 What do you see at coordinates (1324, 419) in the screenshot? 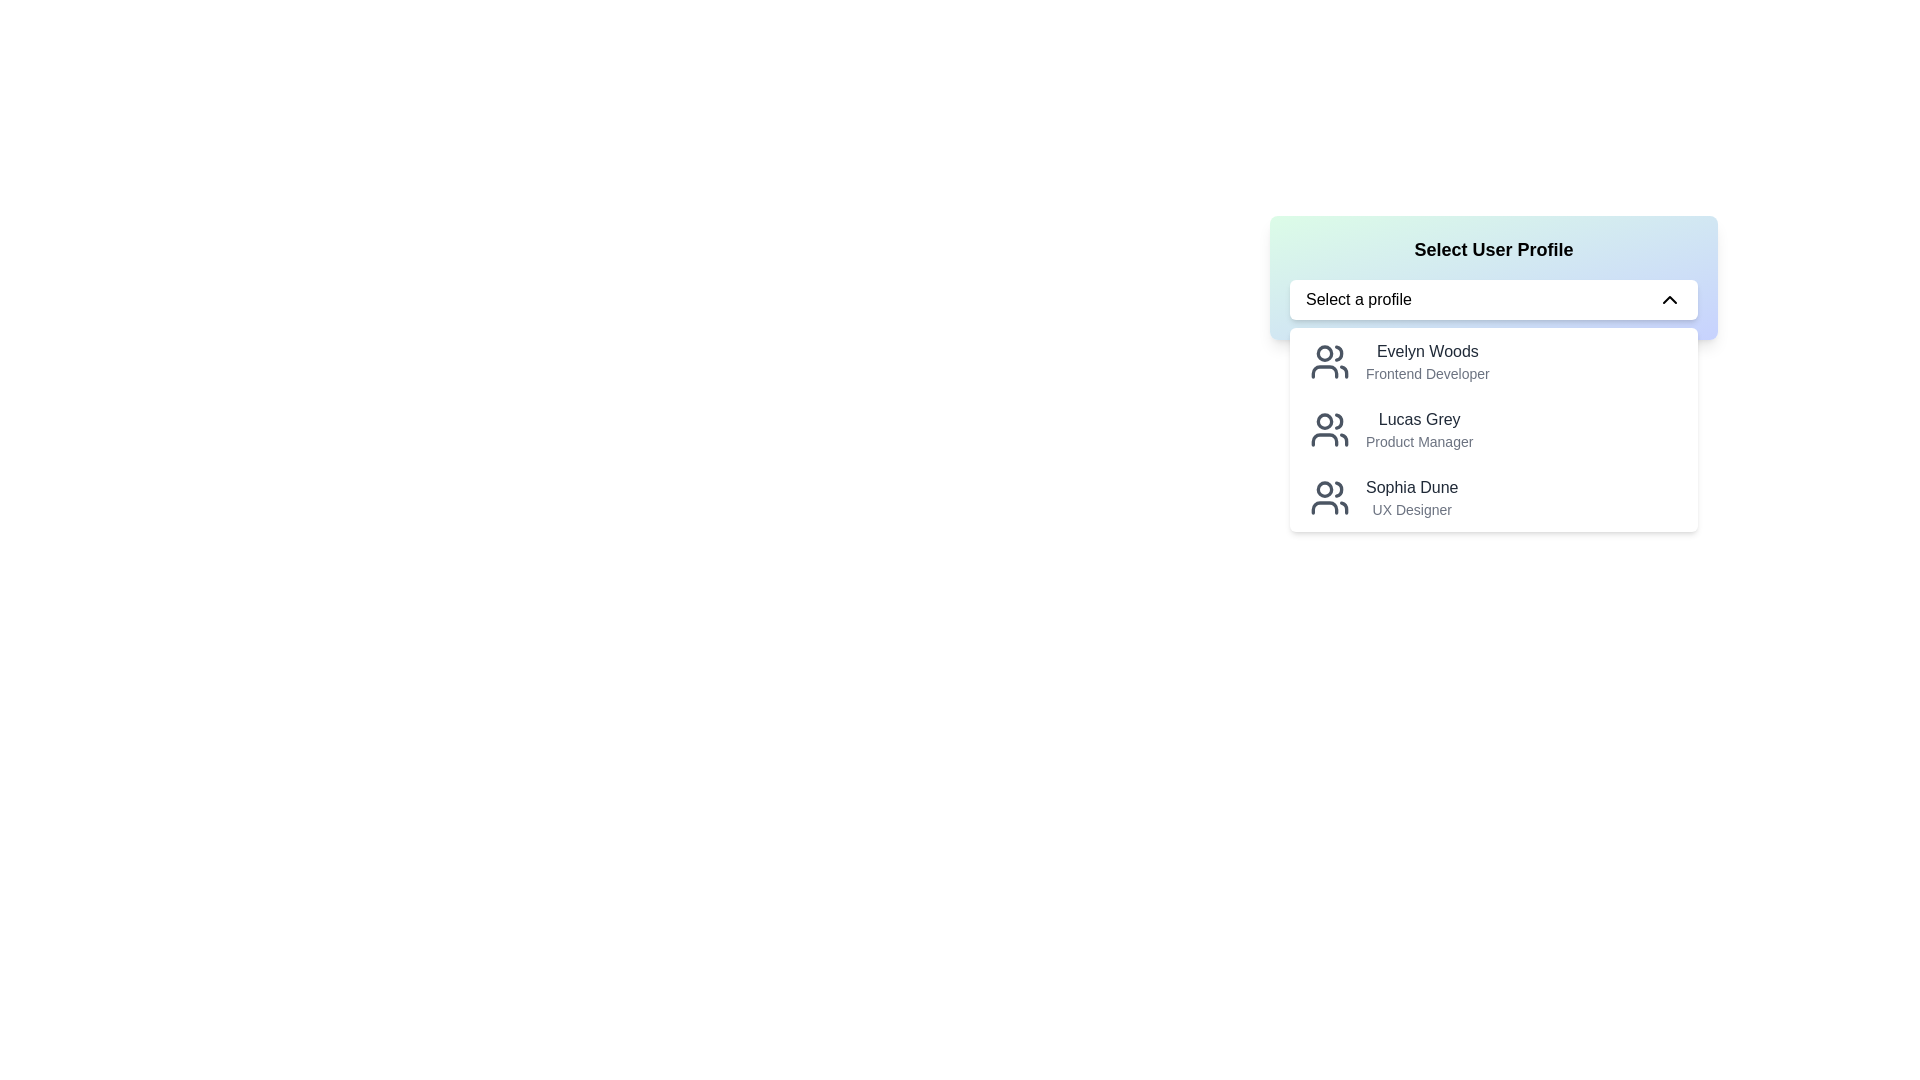
I see `the SVG Circle representing the head of the user icon for 'Lucas Grey' located in the second item of the user profile list under the 'Select User Profile' dropdown` at bounding box center [1324, 419].